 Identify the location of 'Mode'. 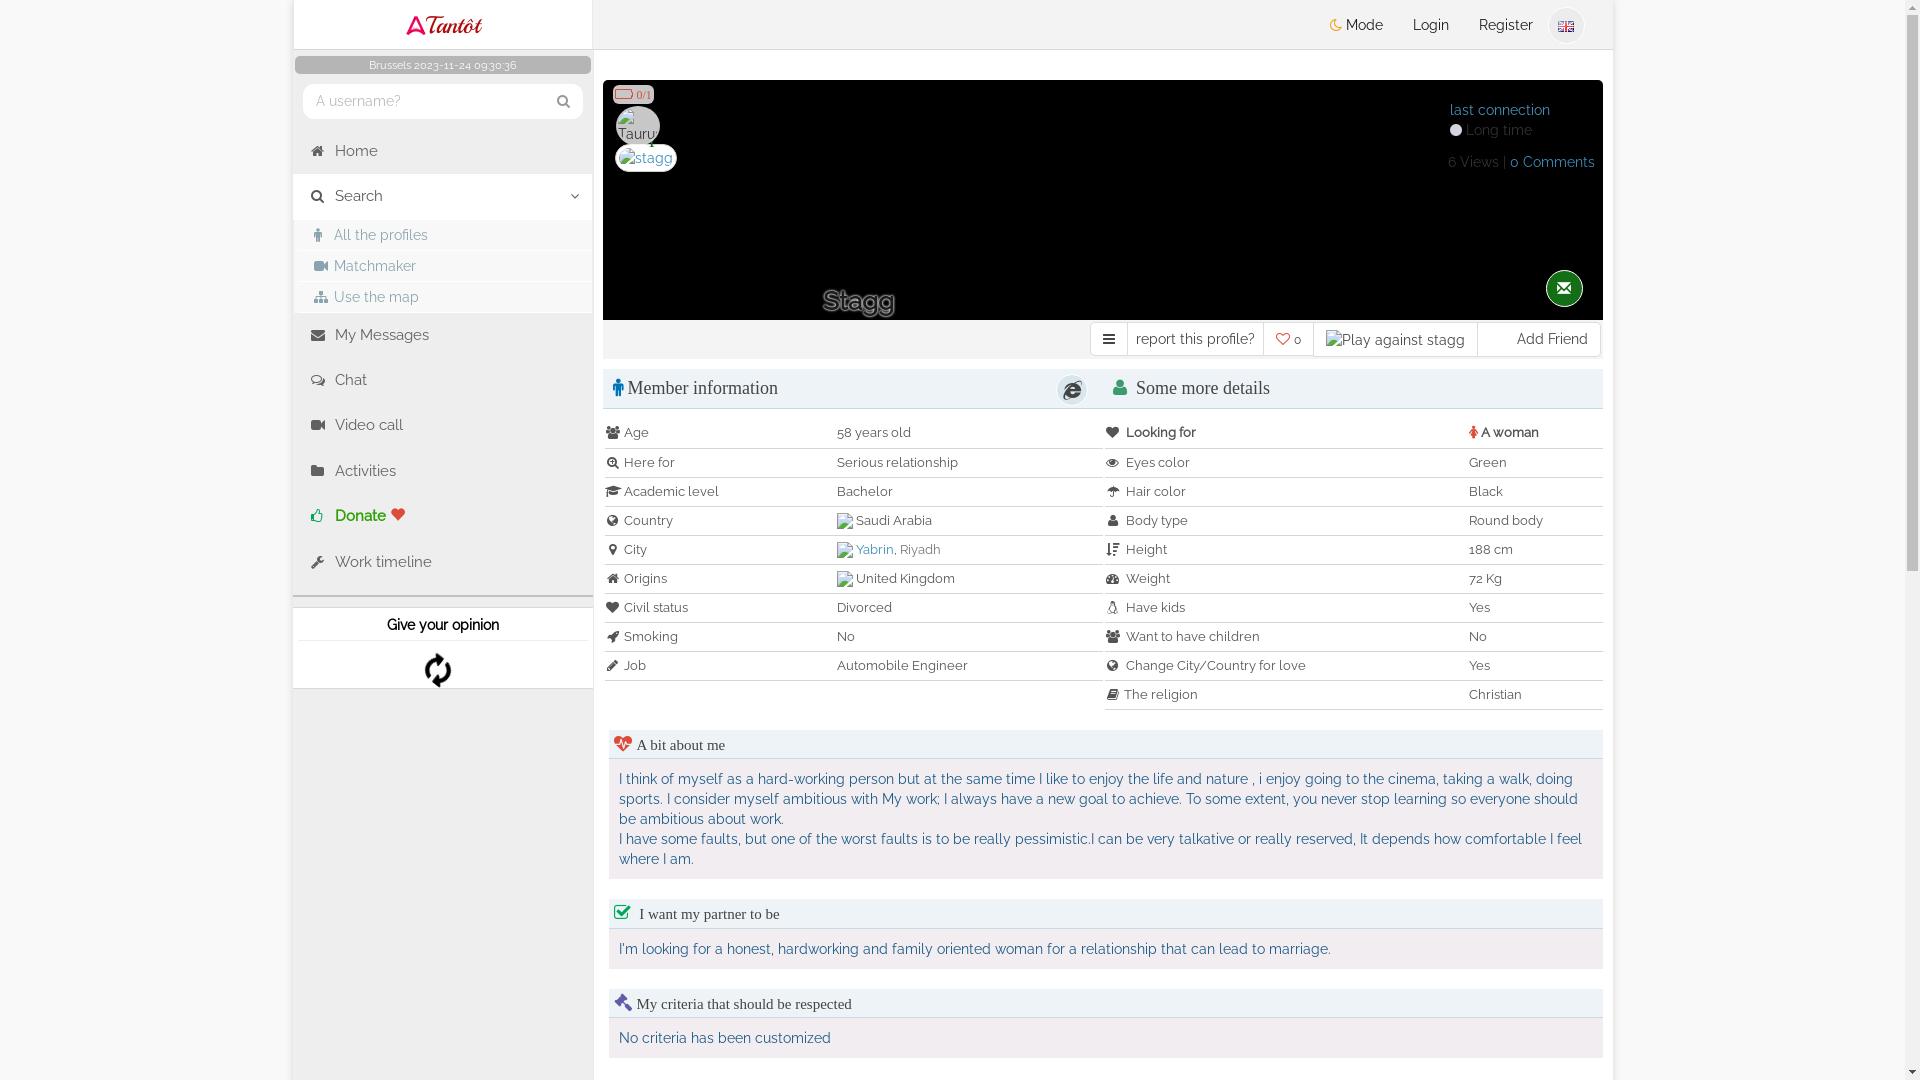
(1355, 24).